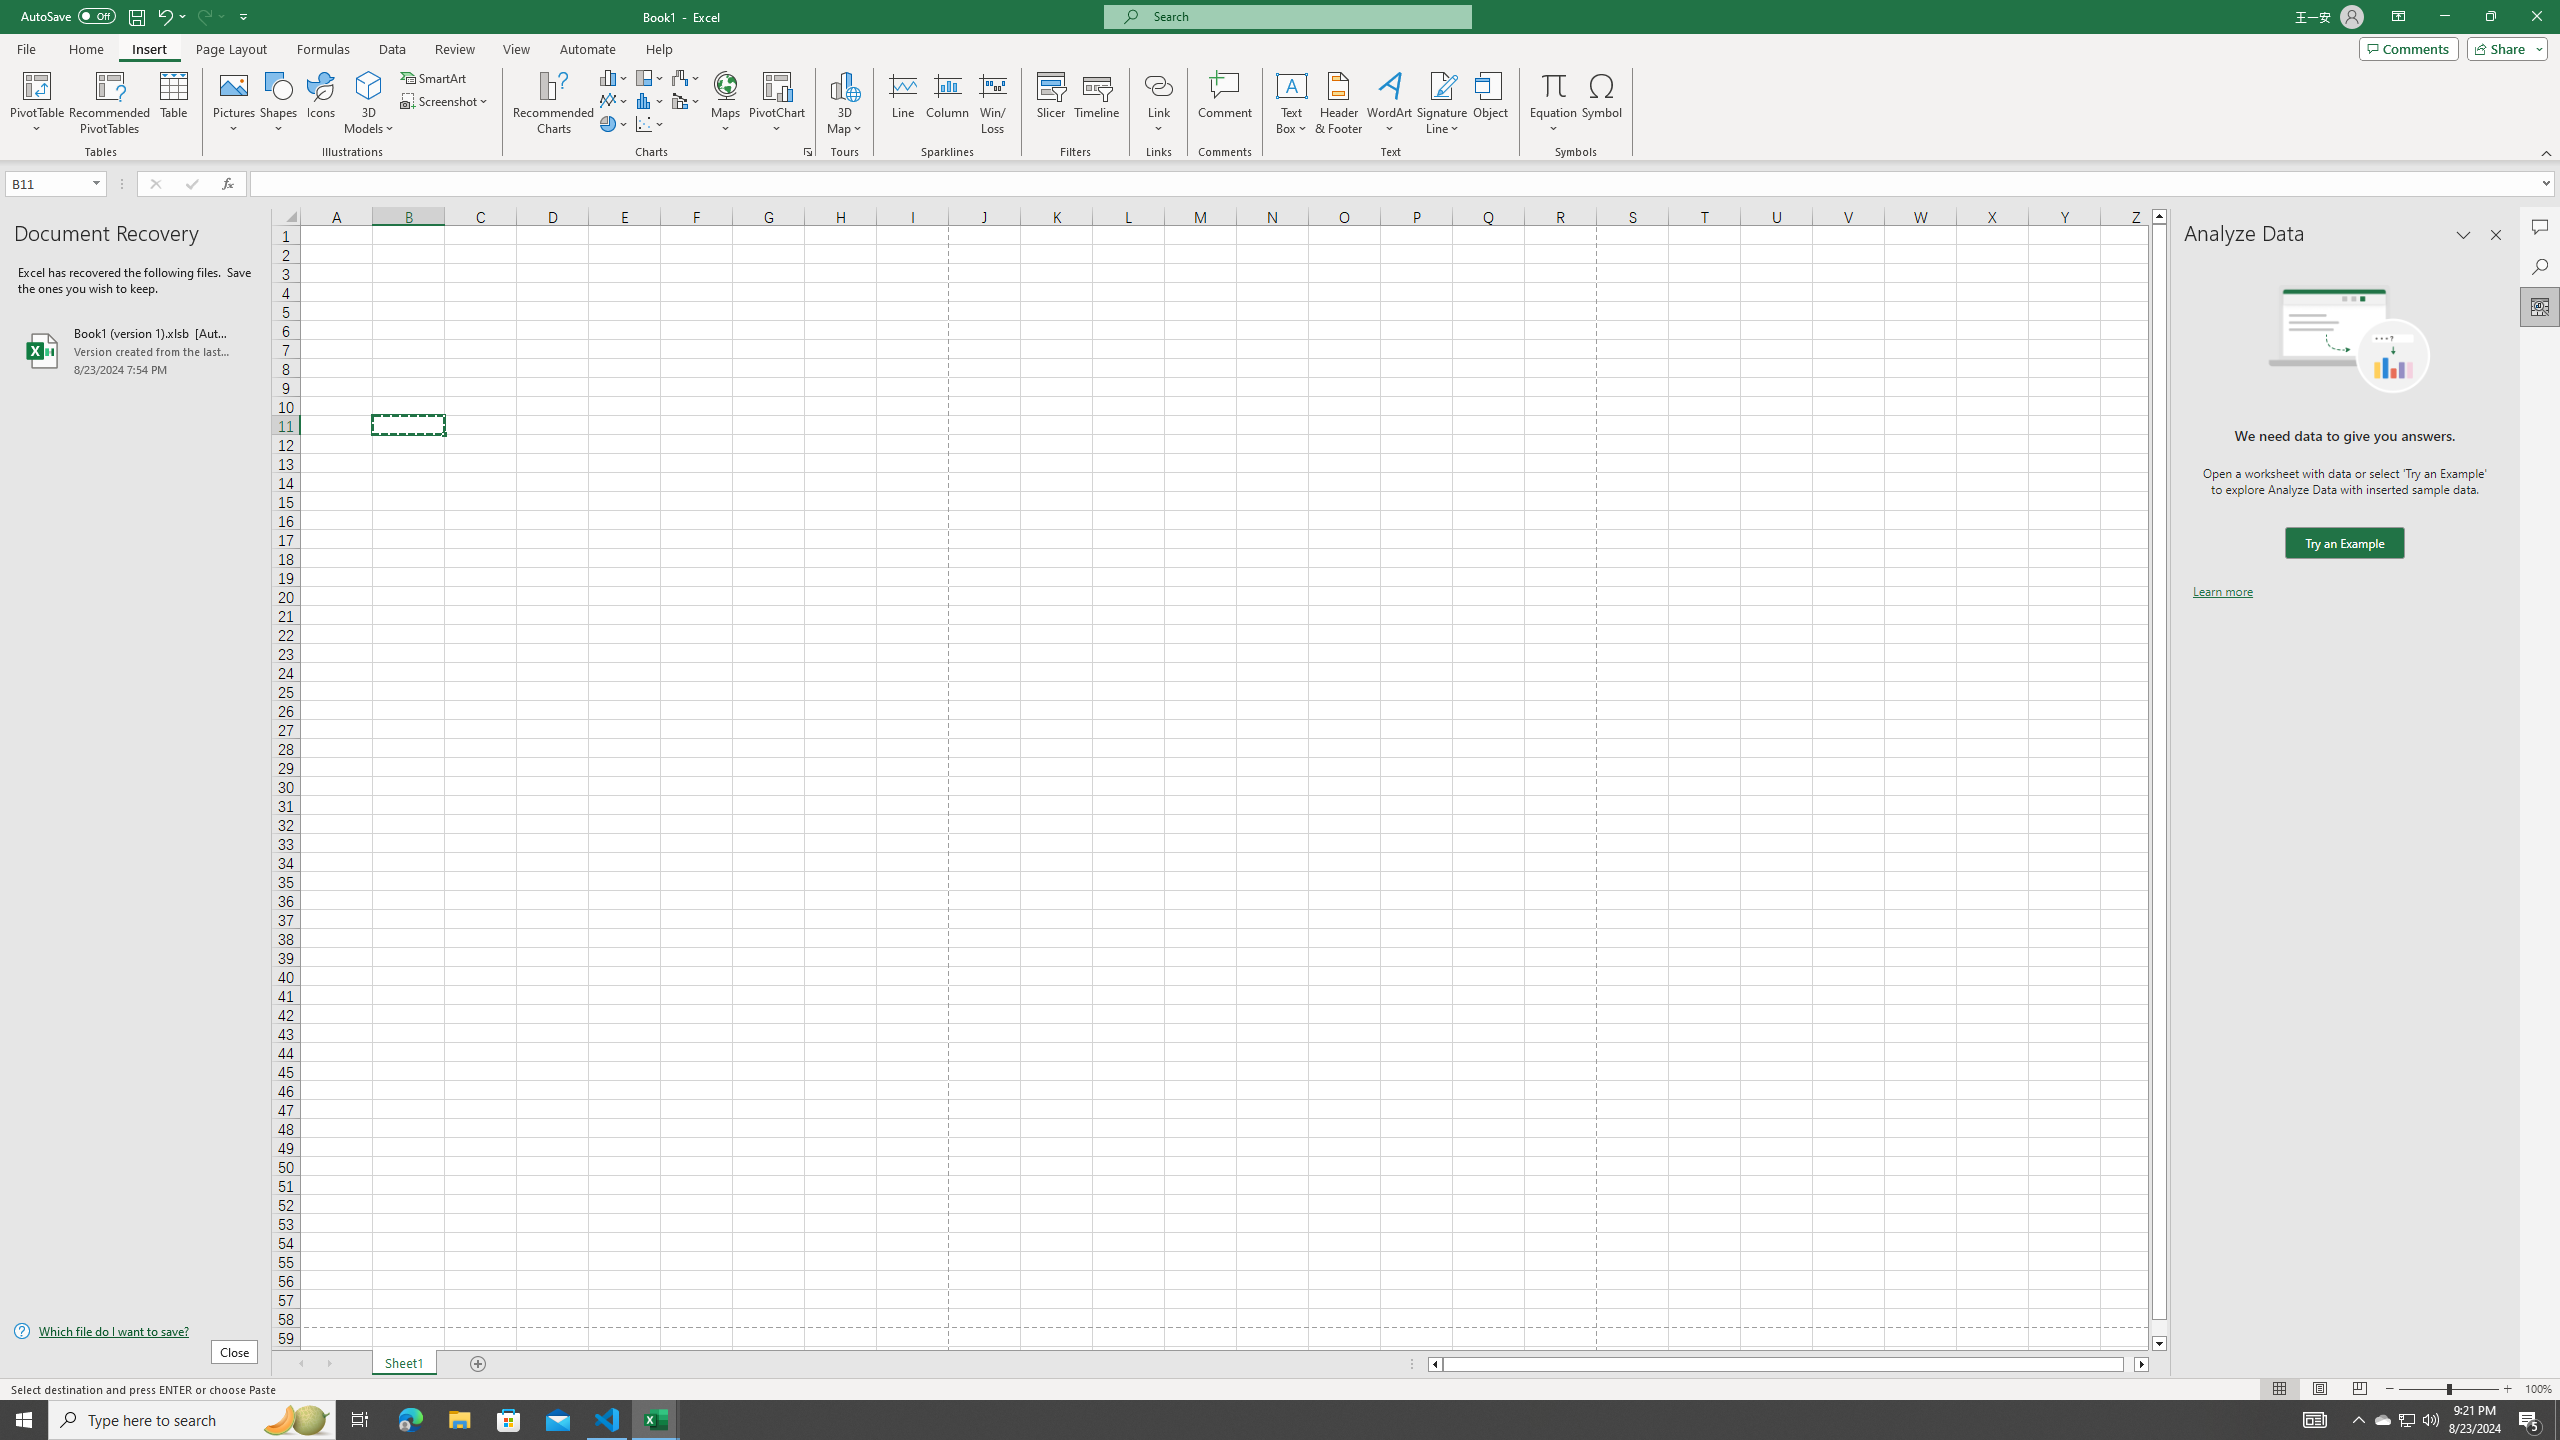 This screenshot has width=2560, height=1440. I want to click on 'Insert Statistic Chart', so click(649, 99).